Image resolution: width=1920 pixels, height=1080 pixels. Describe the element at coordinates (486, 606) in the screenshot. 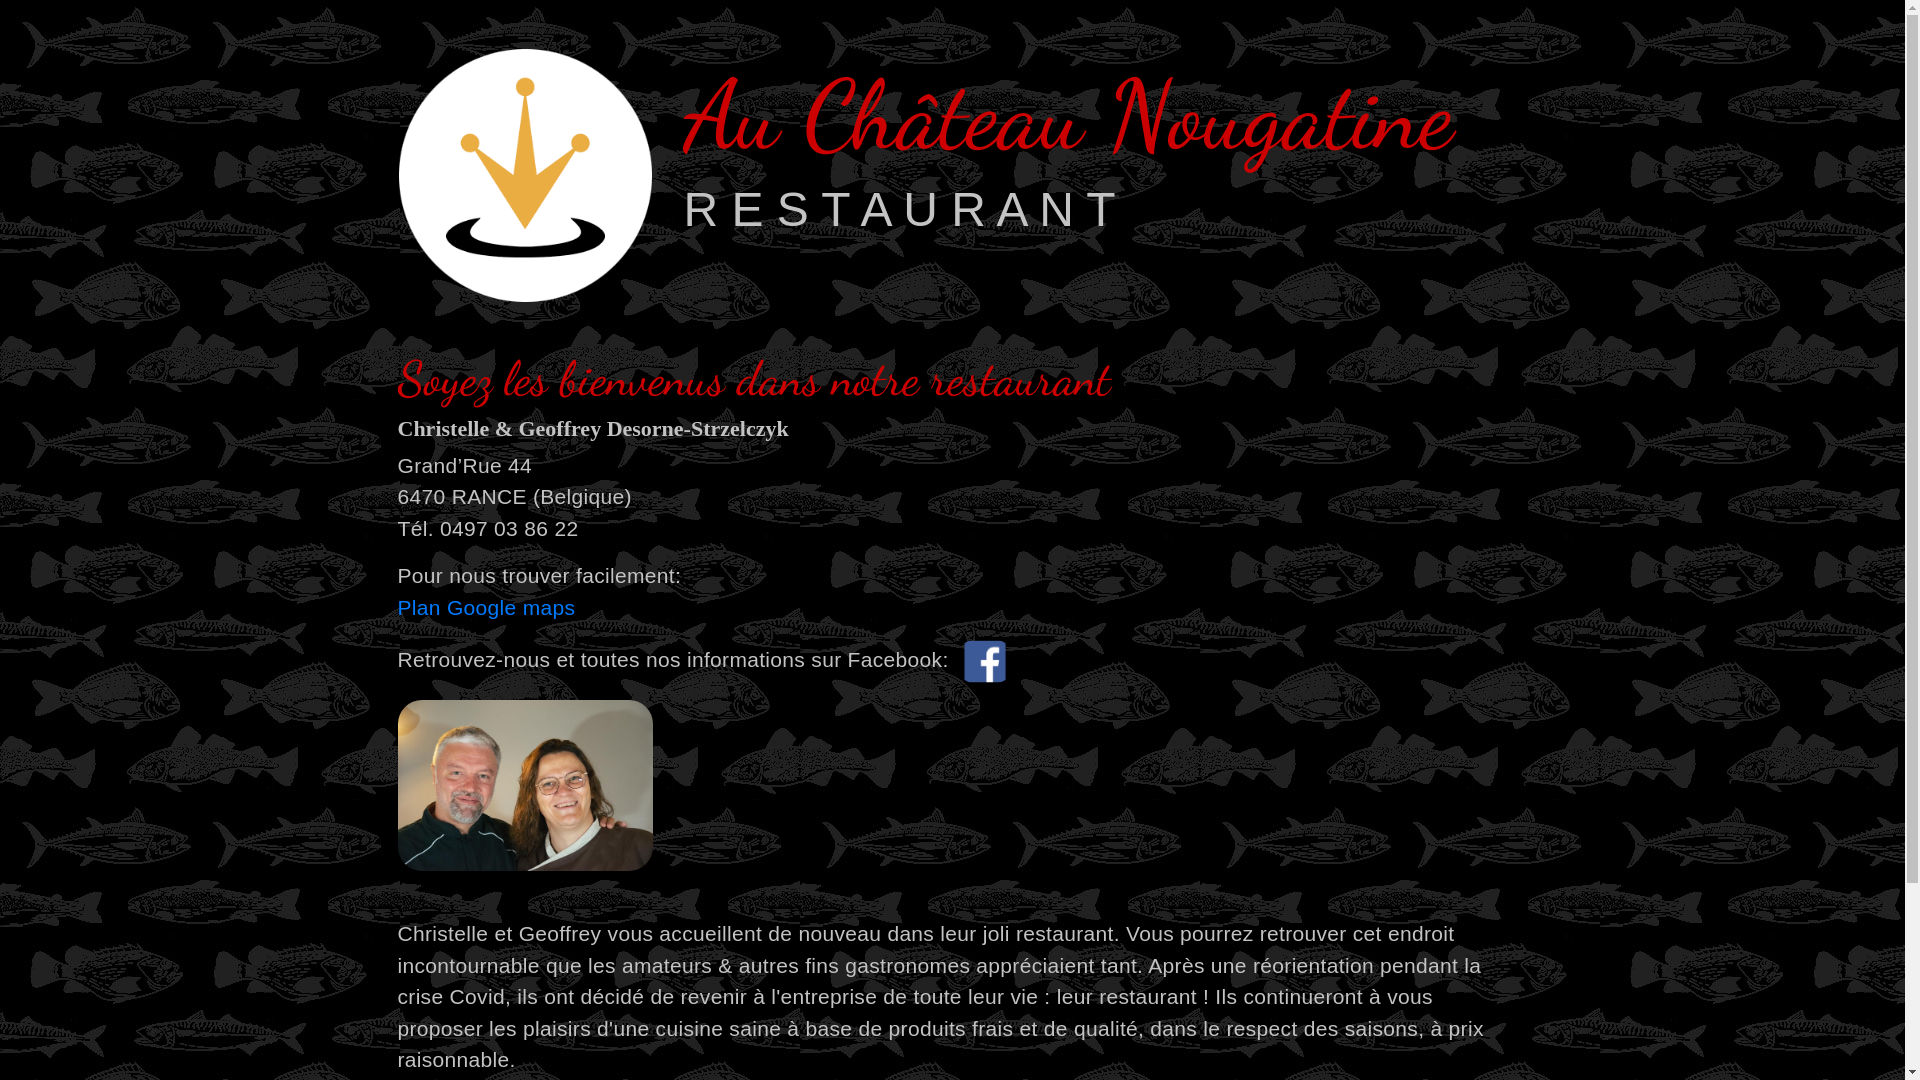

I see `'Plan Google maps'` at that location.